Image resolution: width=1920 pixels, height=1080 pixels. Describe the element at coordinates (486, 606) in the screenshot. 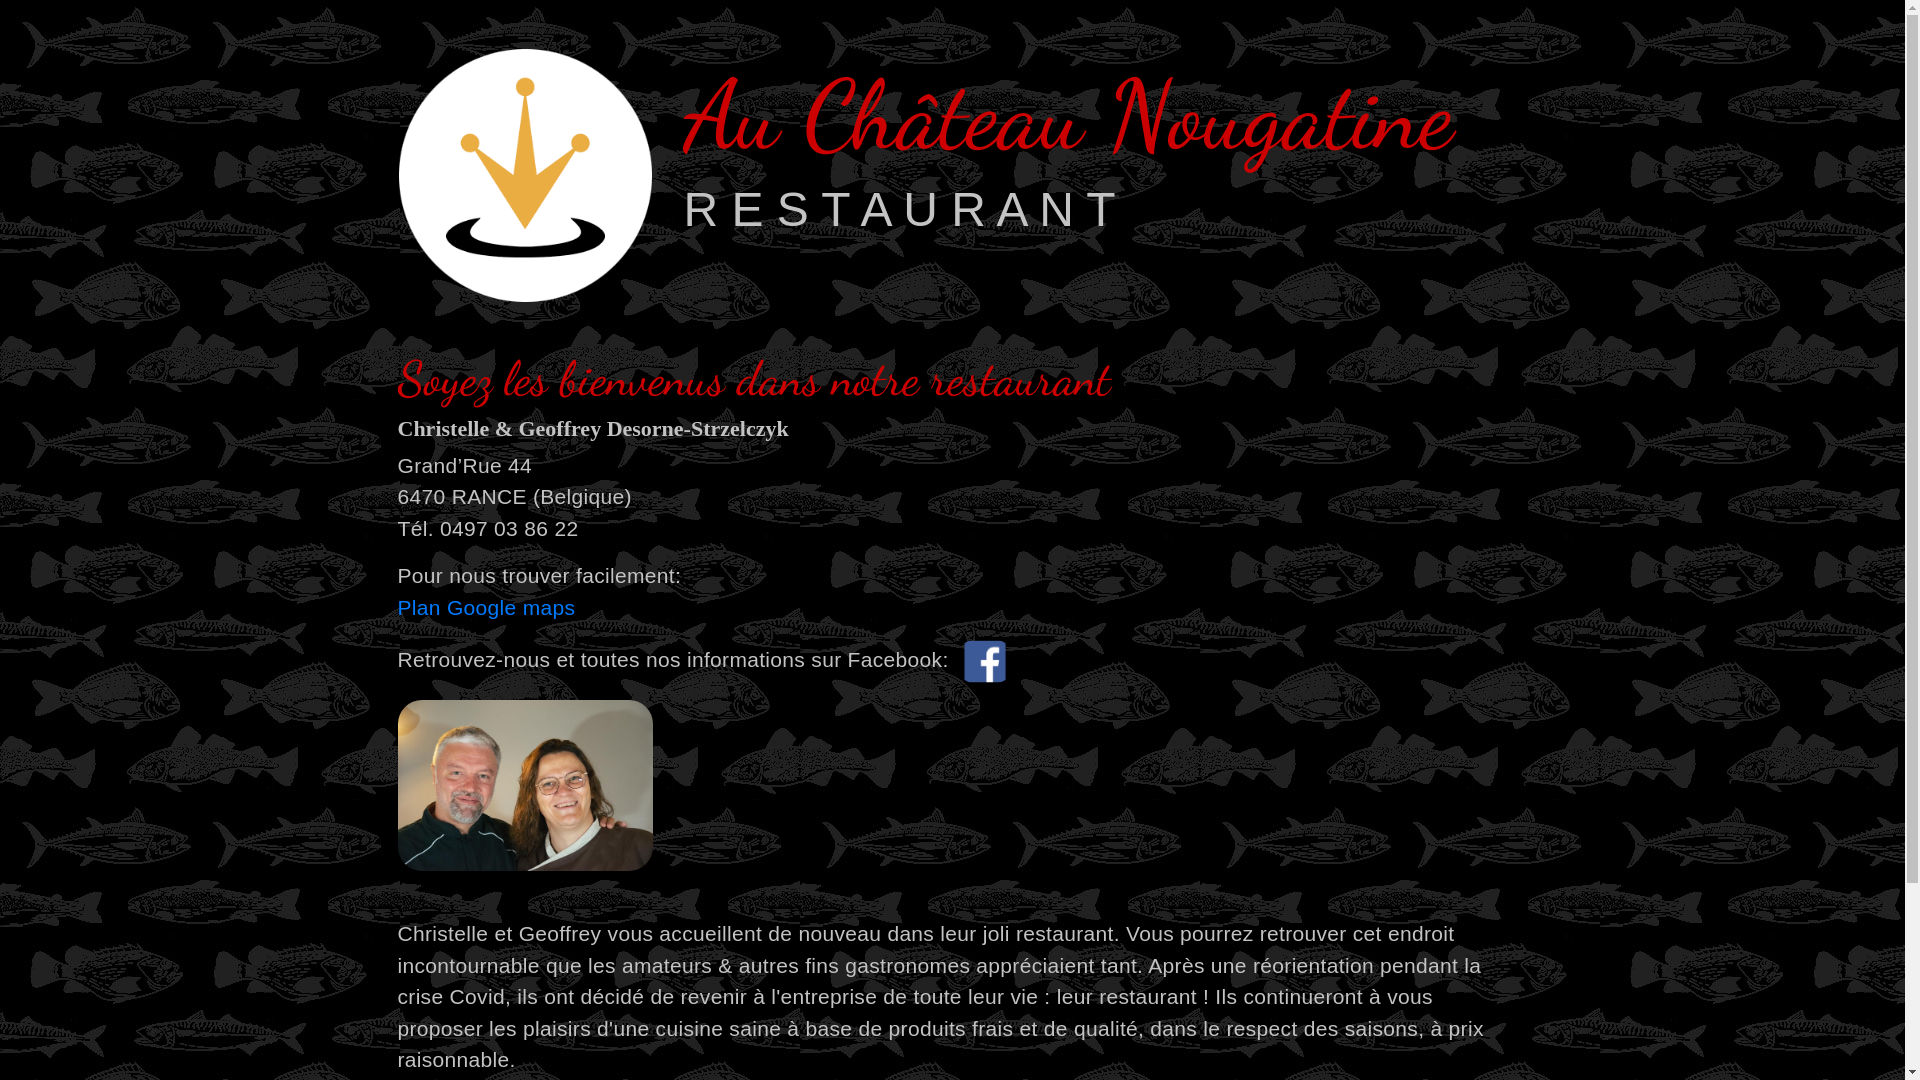

I see `'Plan Google maps'` at that location.